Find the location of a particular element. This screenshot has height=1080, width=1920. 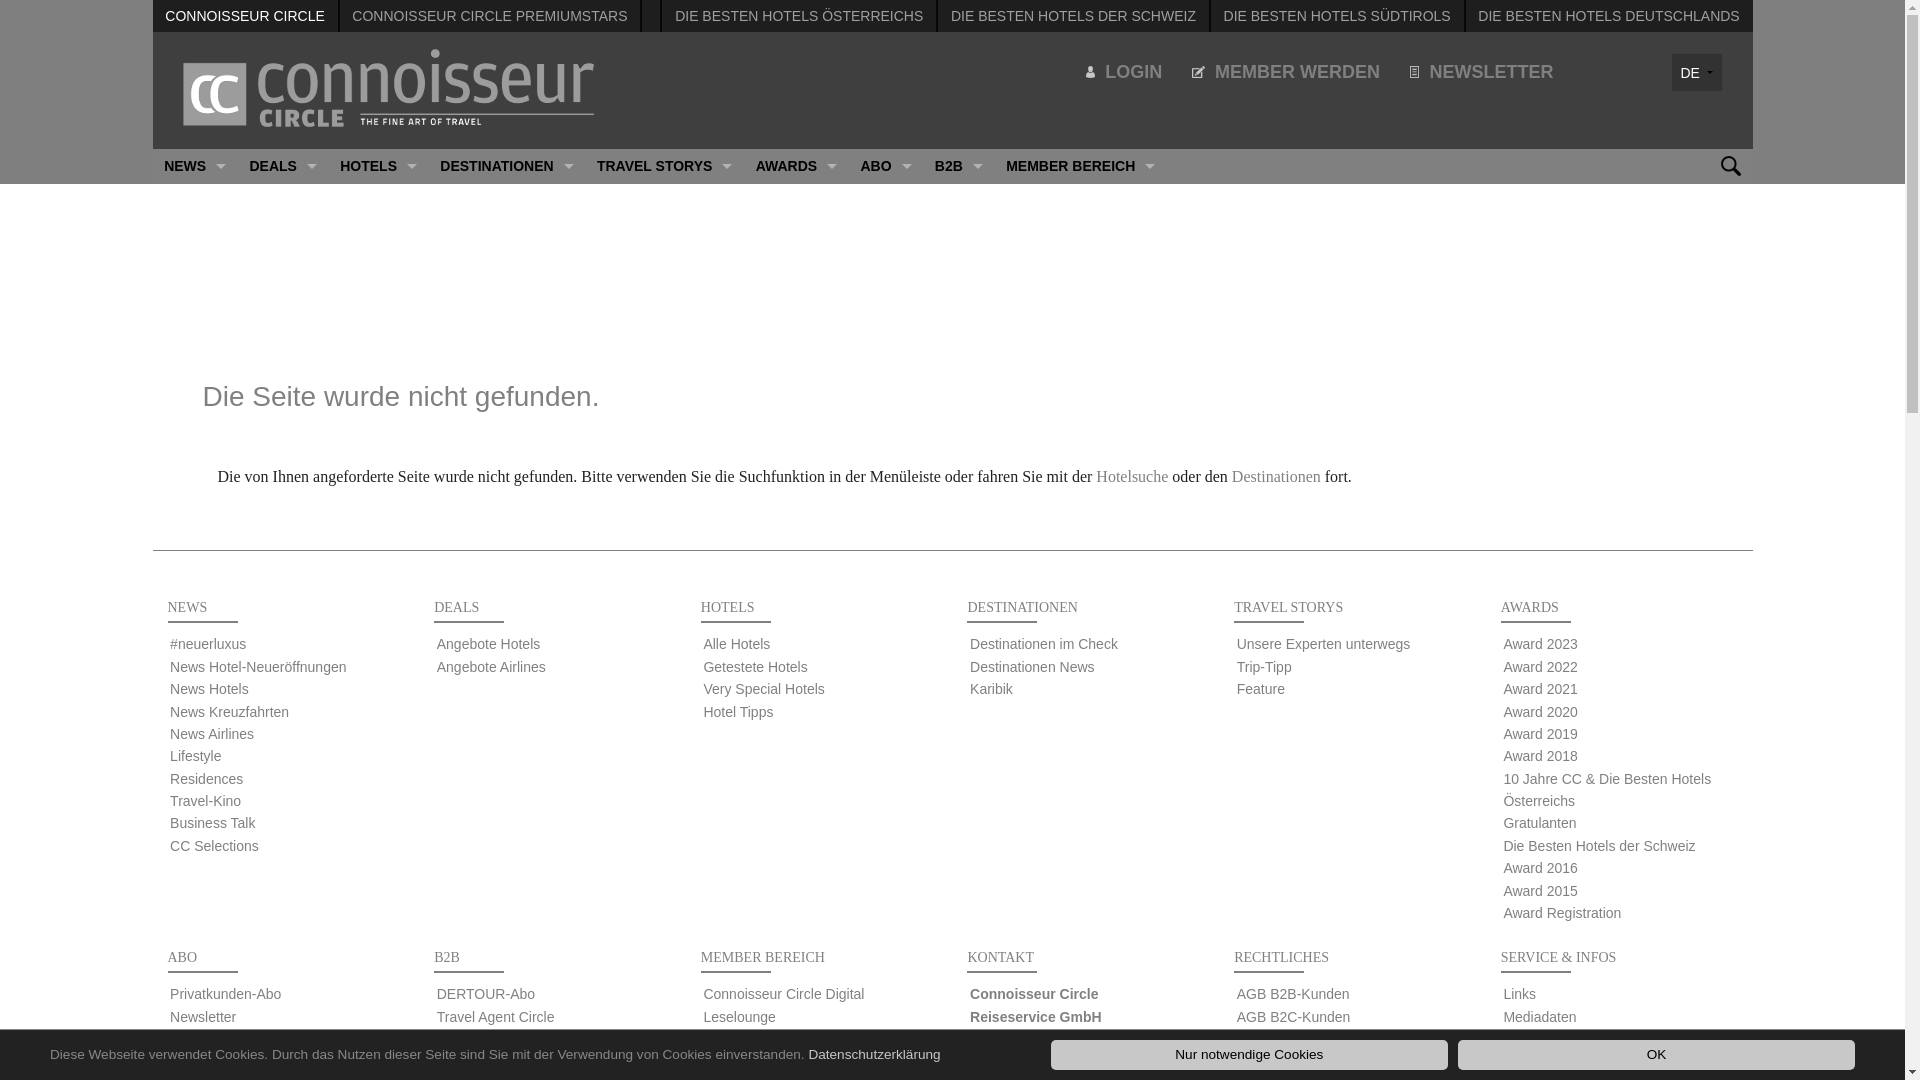

'Award 2023' is located at coordinates (1539, 644).